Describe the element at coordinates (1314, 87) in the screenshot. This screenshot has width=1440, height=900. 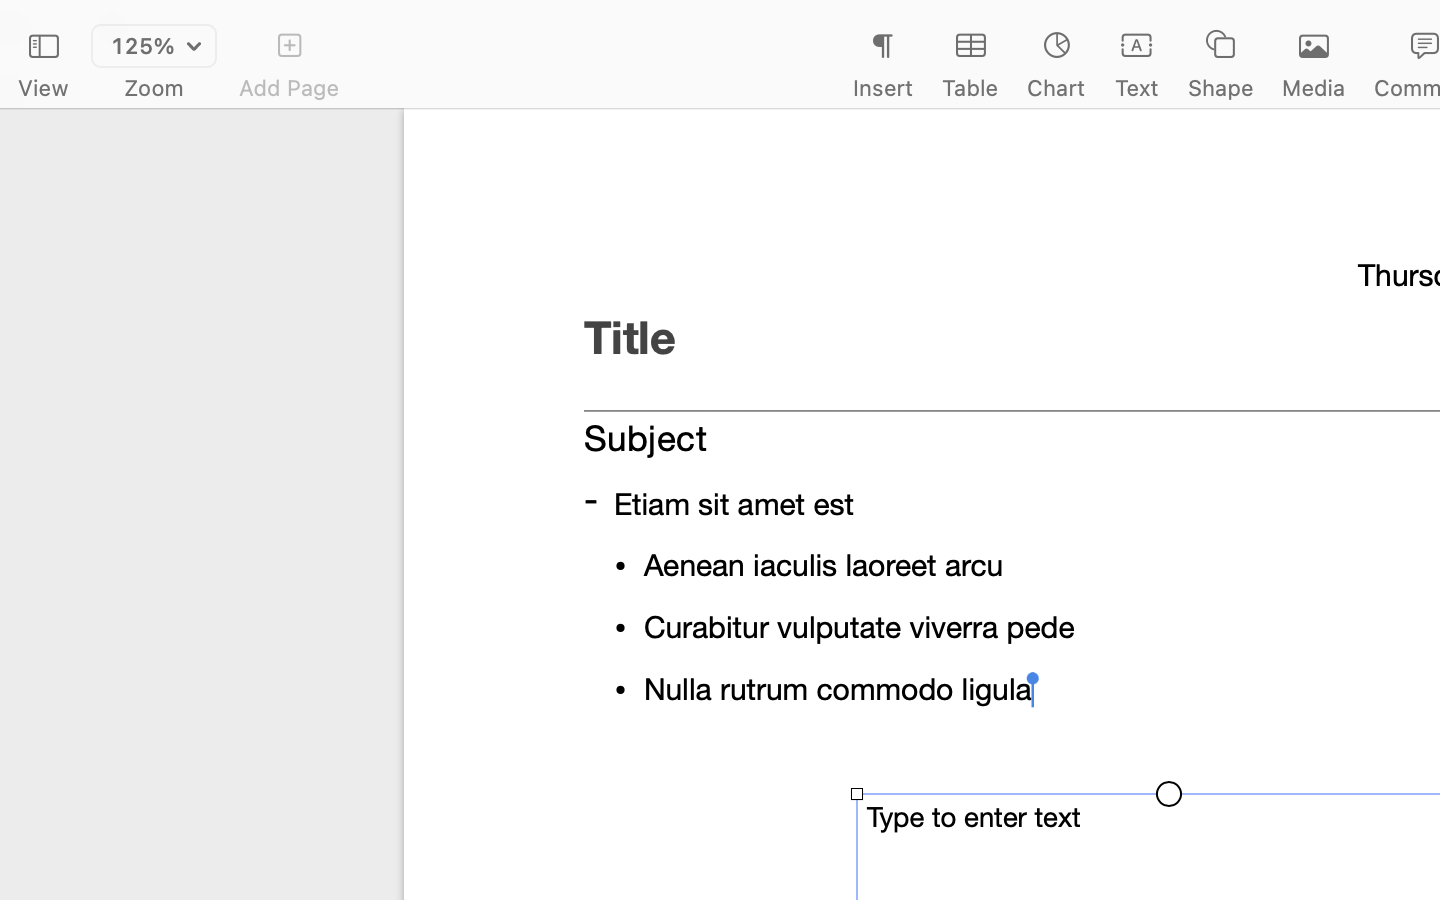
I see `'Media'` at that location.